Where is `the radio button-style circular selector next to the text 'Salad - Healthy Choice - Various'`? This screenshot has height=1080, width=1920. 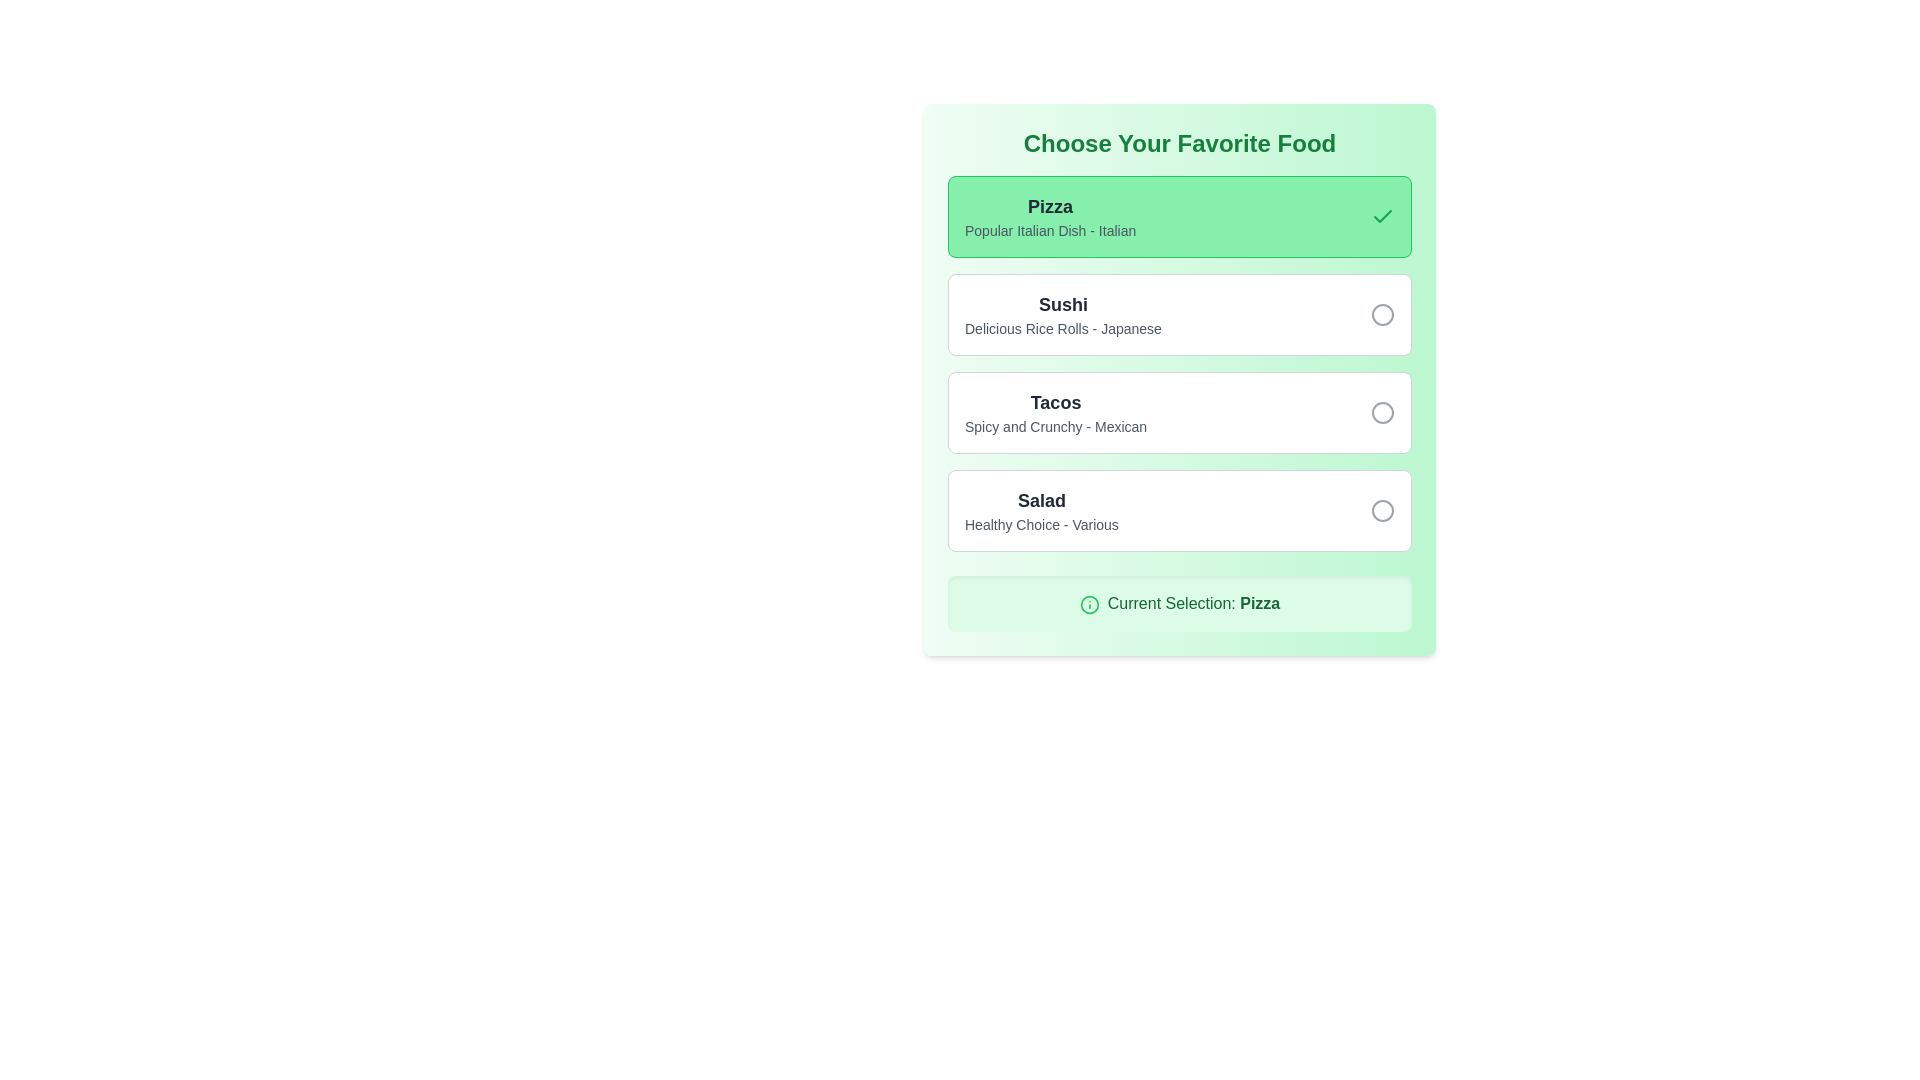
the radio button-style circular selector next to the text 'Salad - Healthy Choice - Various' is located at coordinates (1381, 509).